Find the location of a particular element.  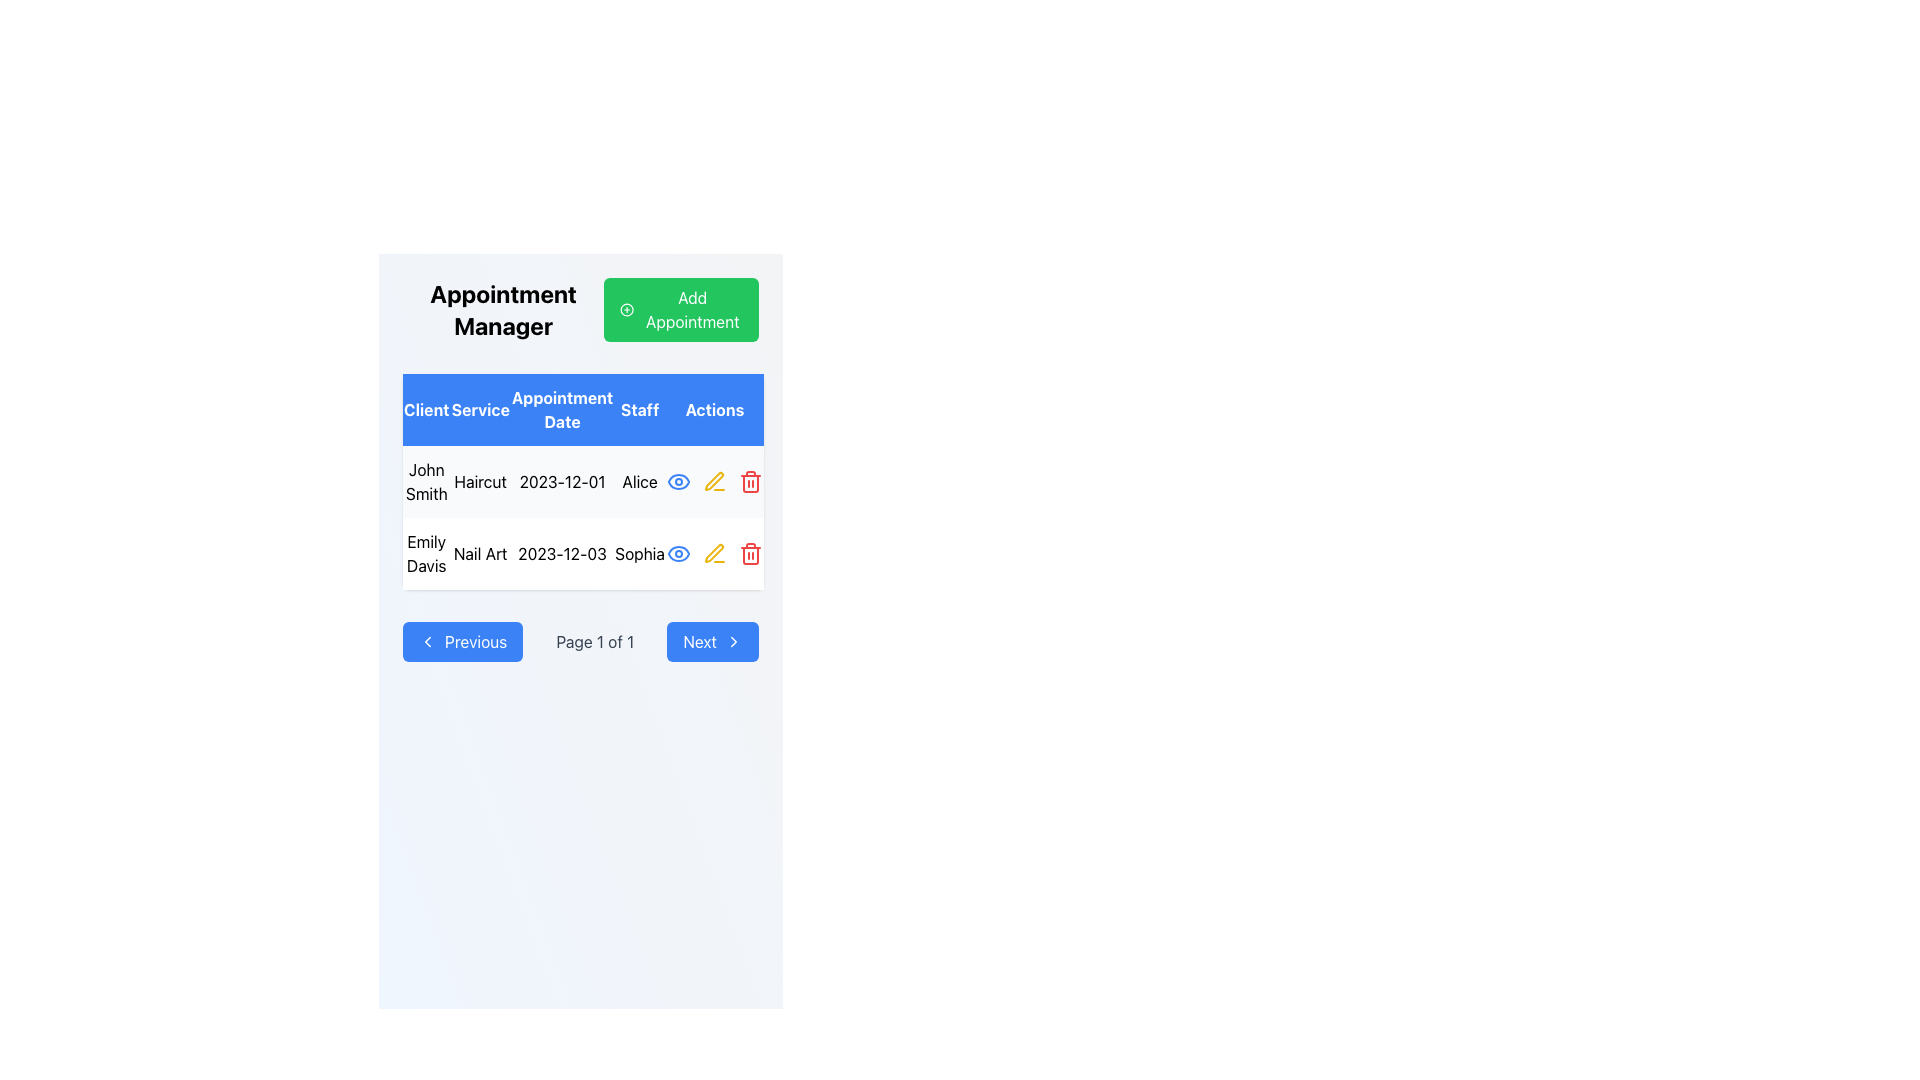

the second 'delete' icon in the 'Actions' column of the table corresponding to 'Emily Davis - Nail Art' is located at coordinates (749, 555).